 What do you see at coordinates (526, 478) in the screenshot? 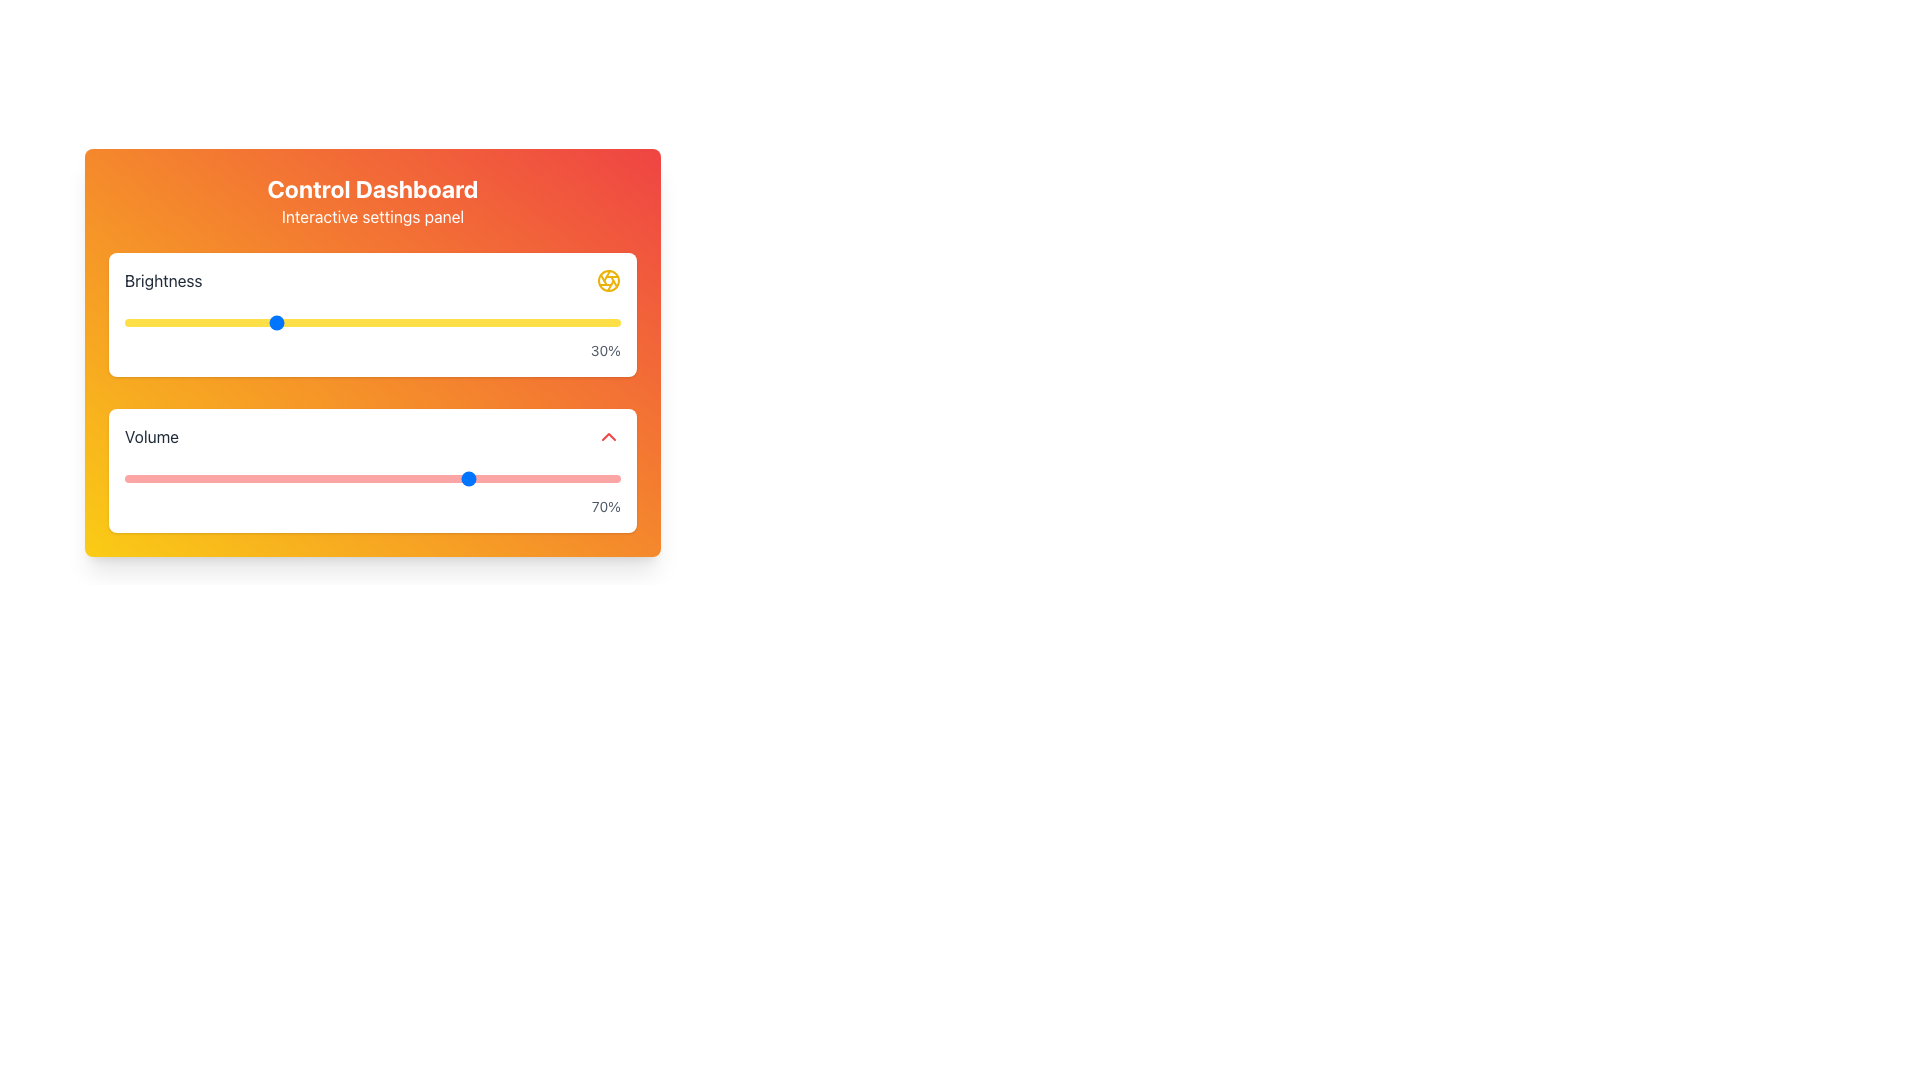
I see `the volume` at bounding box center [526, 478].